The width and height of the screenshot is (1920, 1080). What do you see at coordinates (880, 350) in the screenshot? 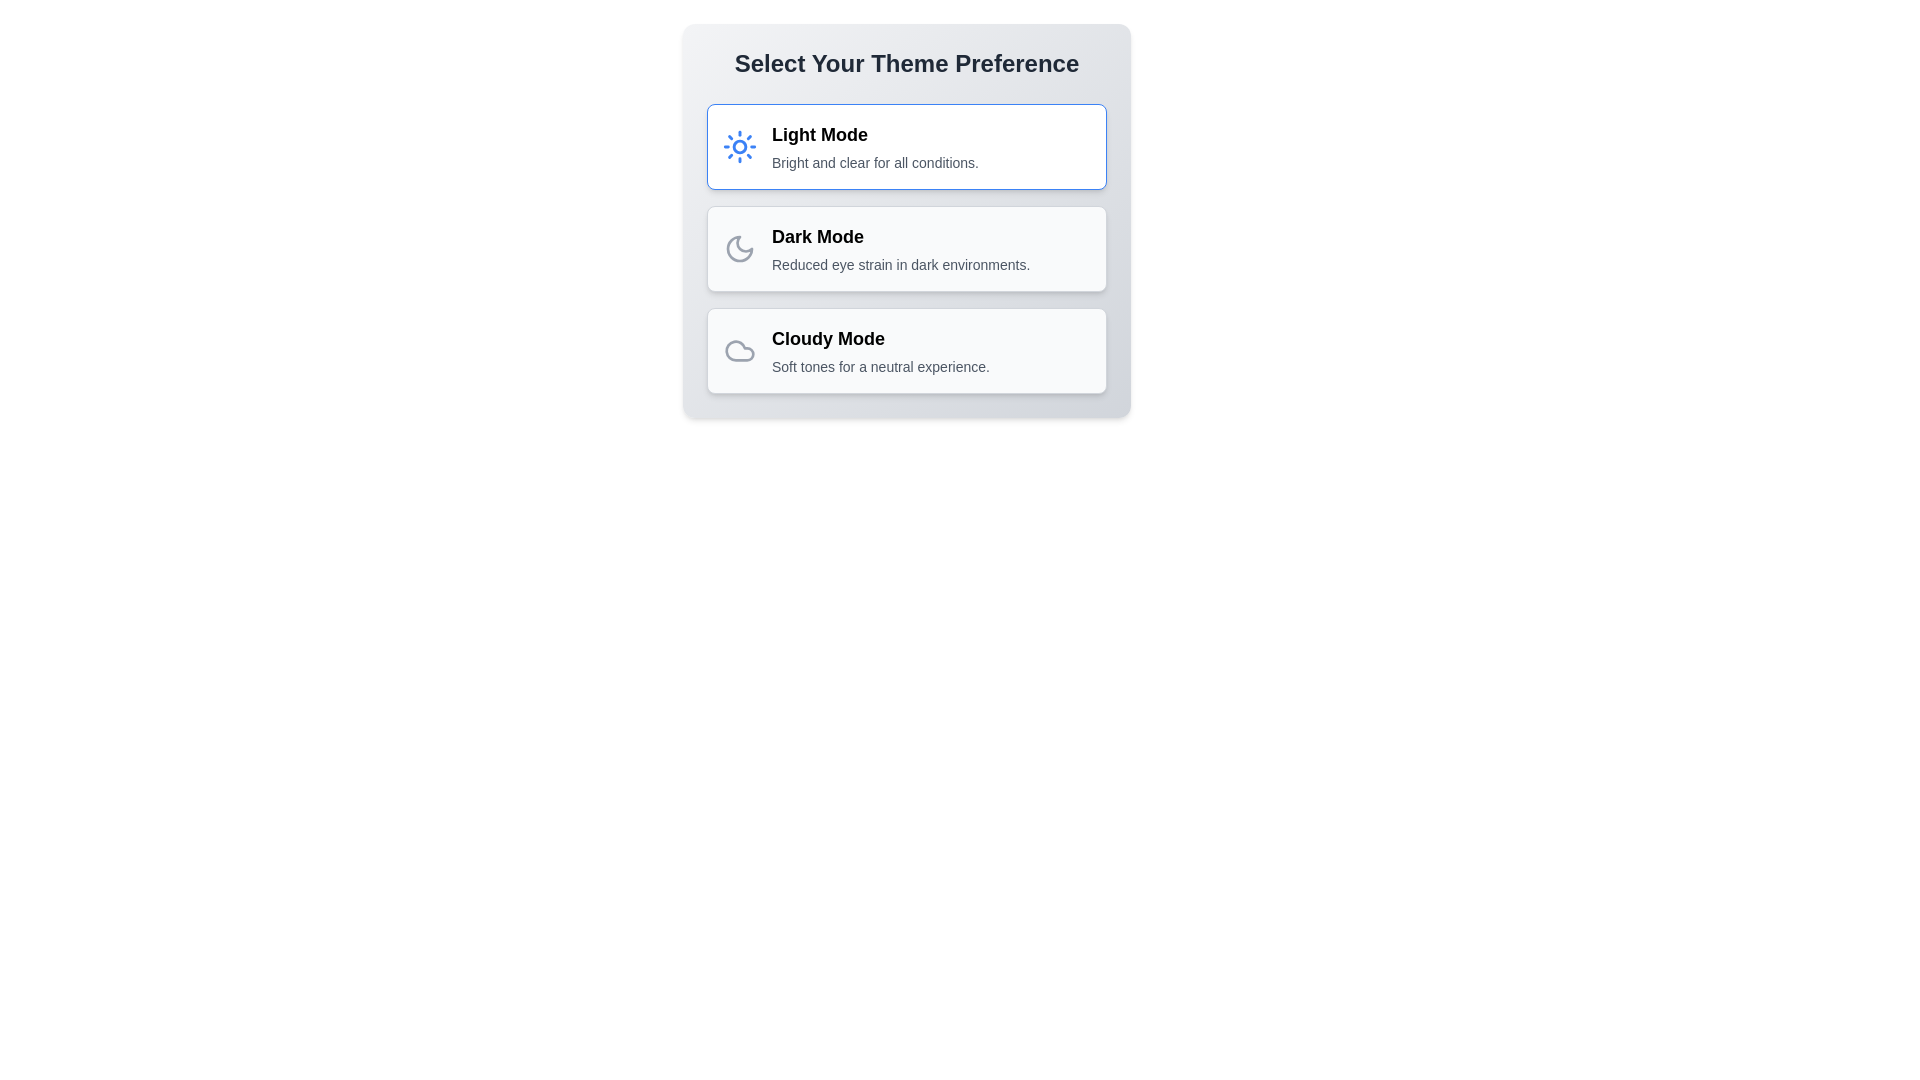
I see `text content of the 'Cloudy Mode' theme option information located in the text block within the third card of the 'Select Your Theme Preference' interface` at bounding box center [880, 350].